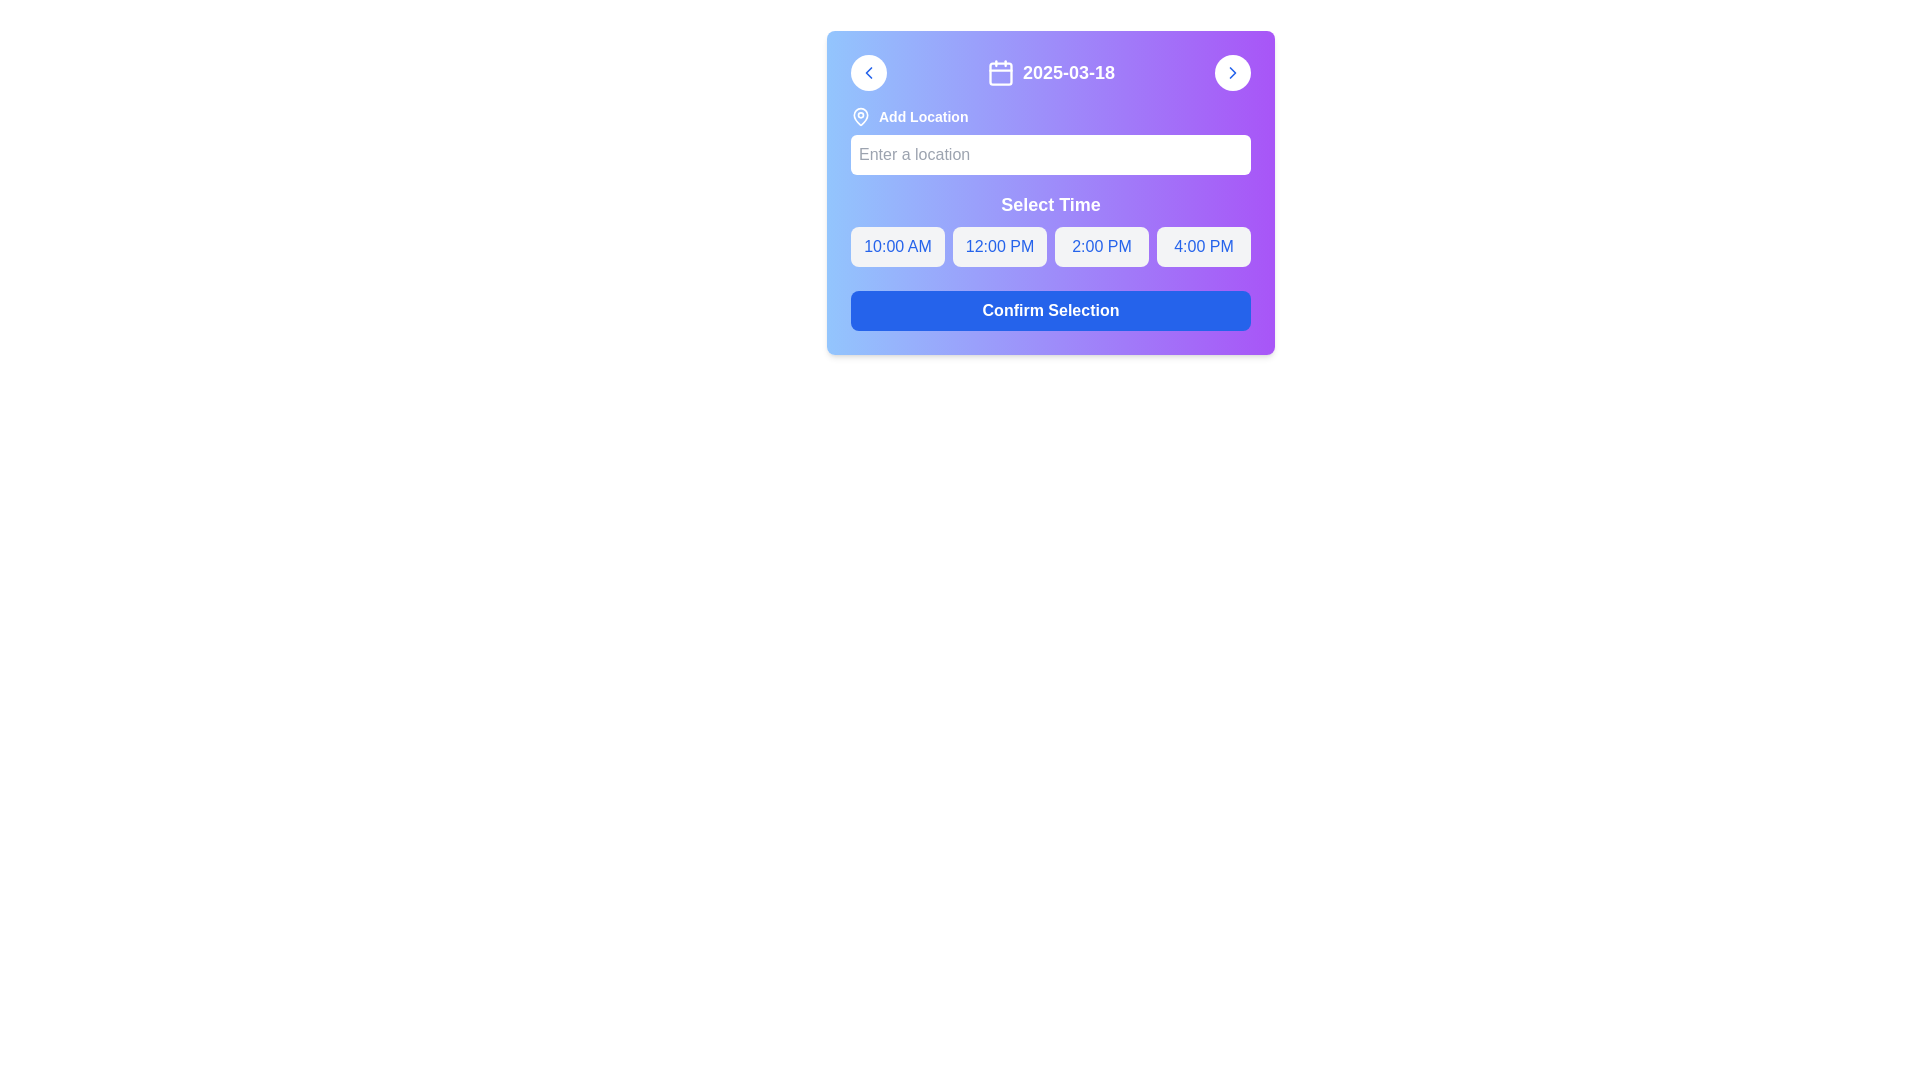 The height and width of the screenshot is (1080, 1920). What do you see at coordinates (1101, 245) in the screenshot?
I see `the selectable button labeled '2:00 PM'` at bounding box center [1101, 245].